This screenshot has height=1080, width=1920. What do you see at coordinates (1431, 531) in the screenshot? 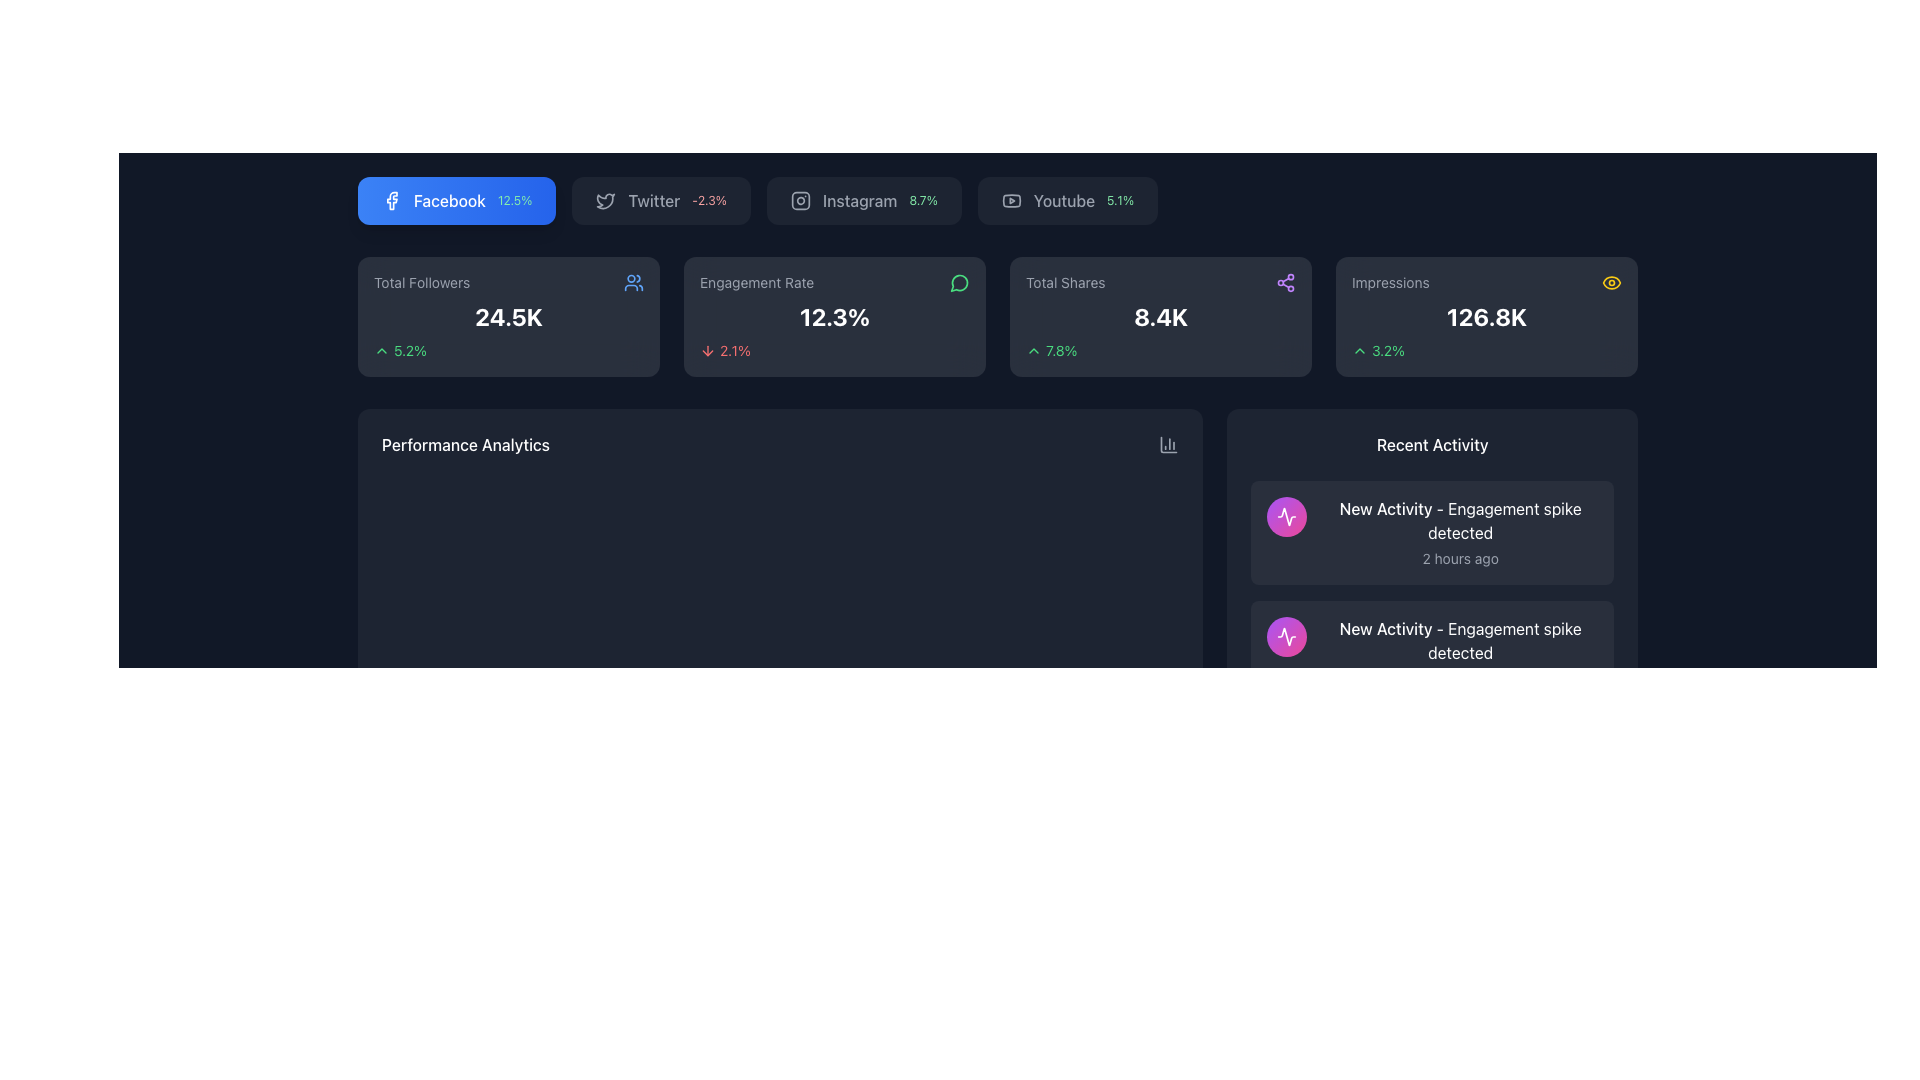
I see `information displayed on the Notification card about the engagement spike, which is the first card in the 'Recent Activity' list on the right side of the interface` at bounding box center [1431, 531].